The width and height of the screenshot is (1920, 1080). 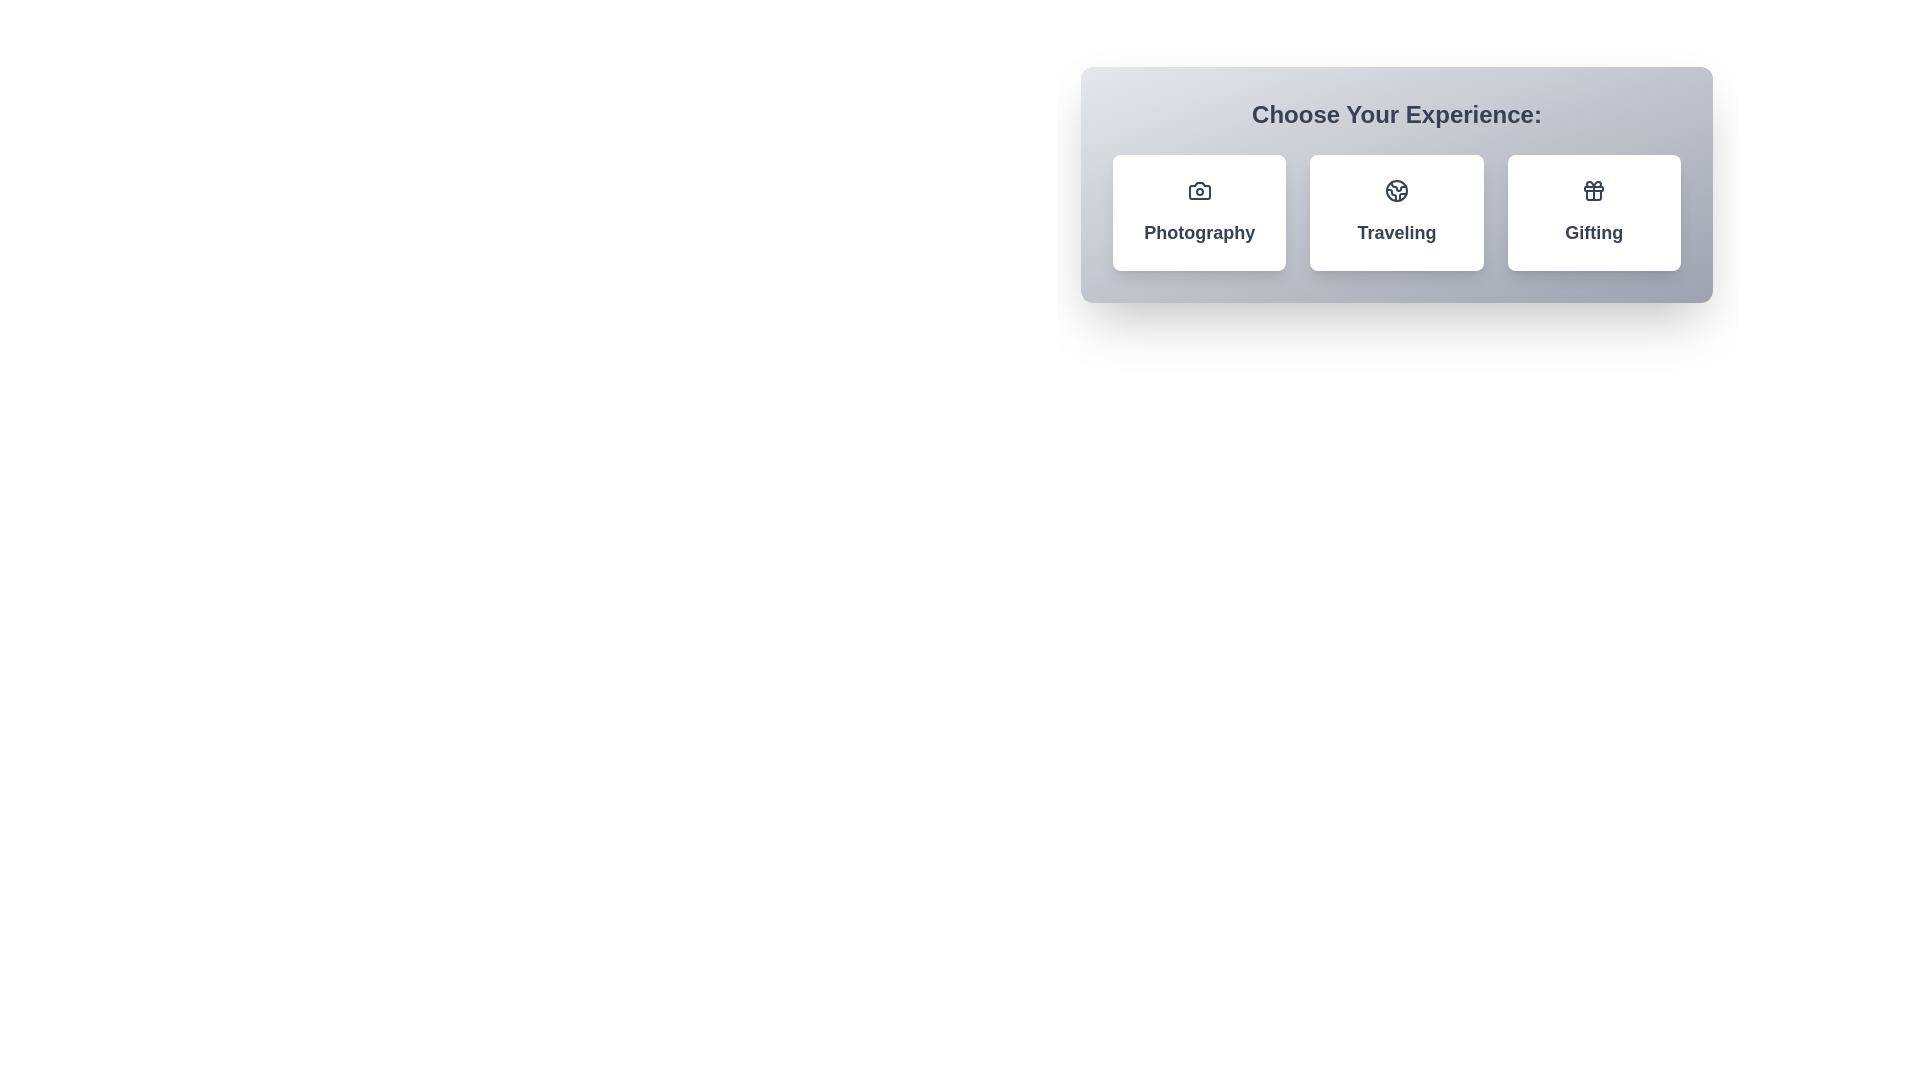 What do you see at coordinates (1395, 212) in the screenshot?
I see `the chip labeled Traveling` at bounding box center [1395, 212].